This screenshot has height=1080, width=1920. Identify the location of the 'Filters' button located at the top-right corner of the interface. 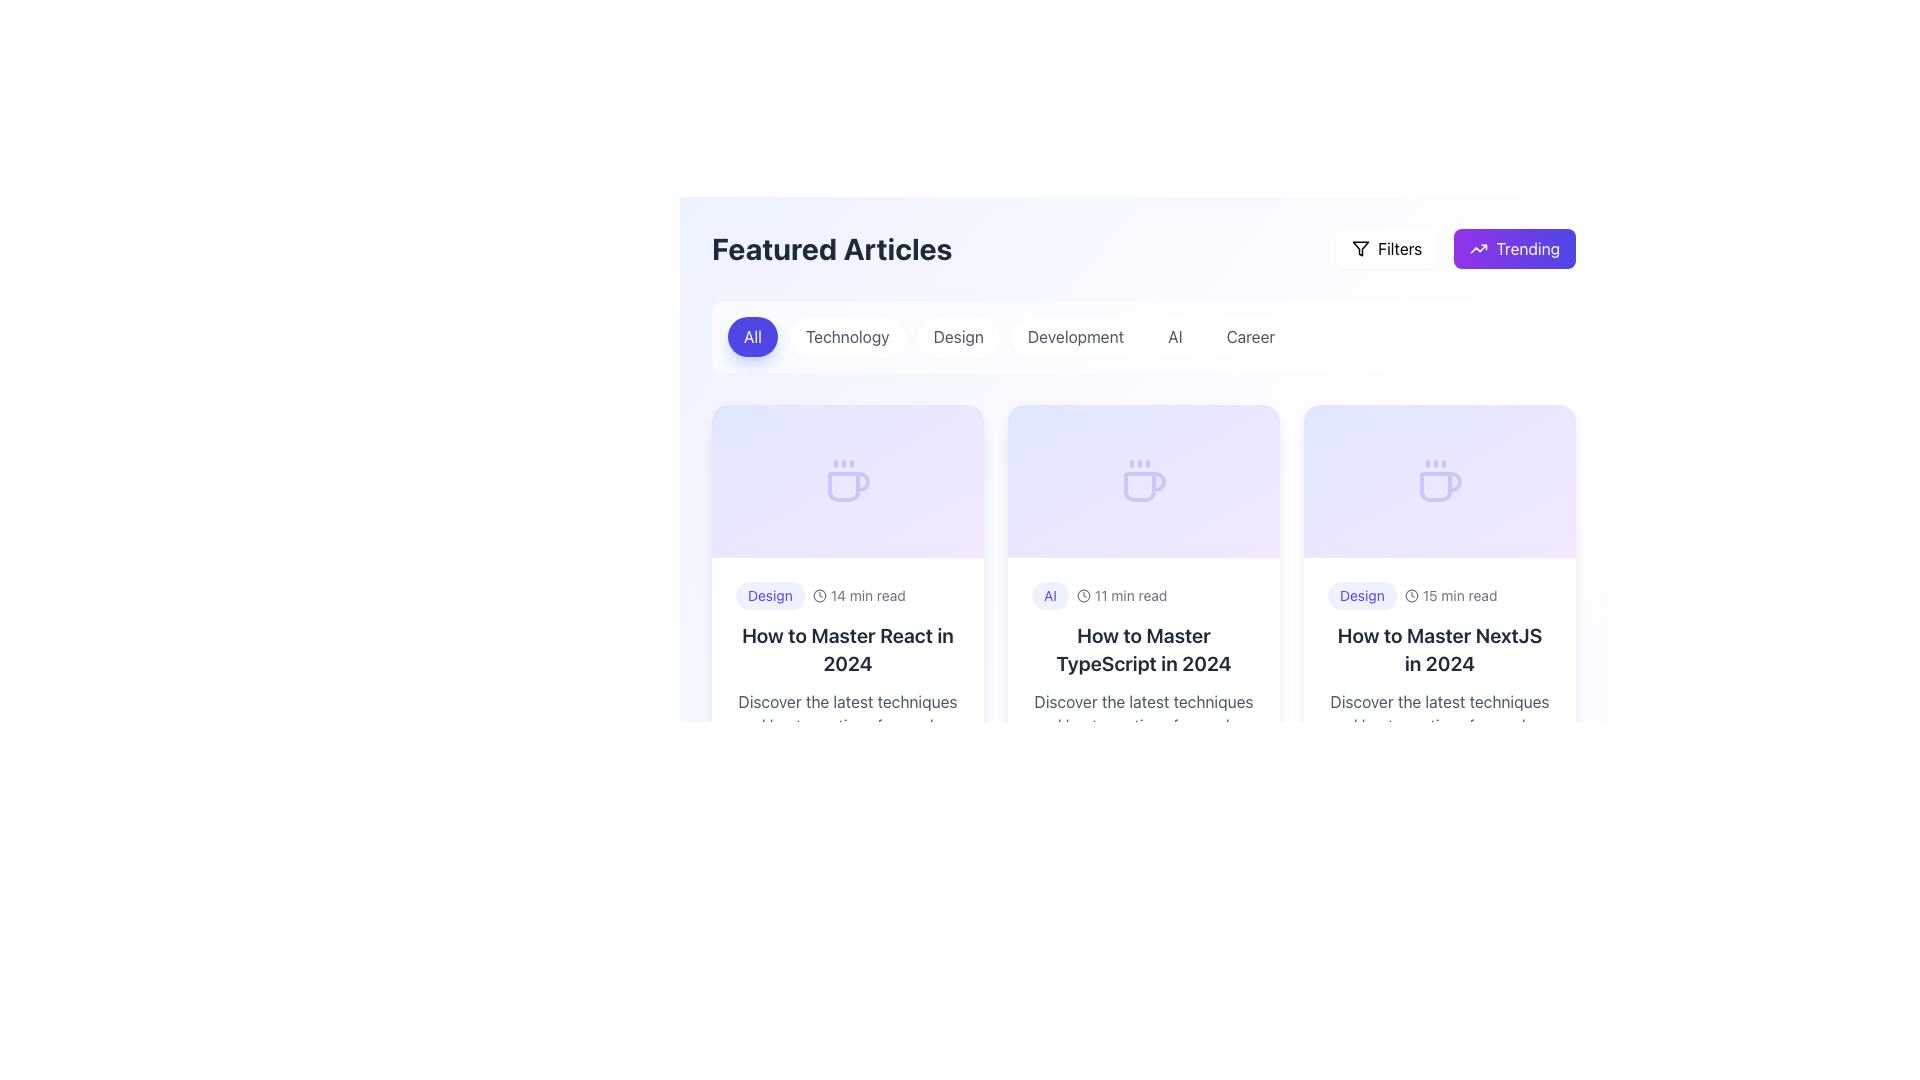
(1386, 248).